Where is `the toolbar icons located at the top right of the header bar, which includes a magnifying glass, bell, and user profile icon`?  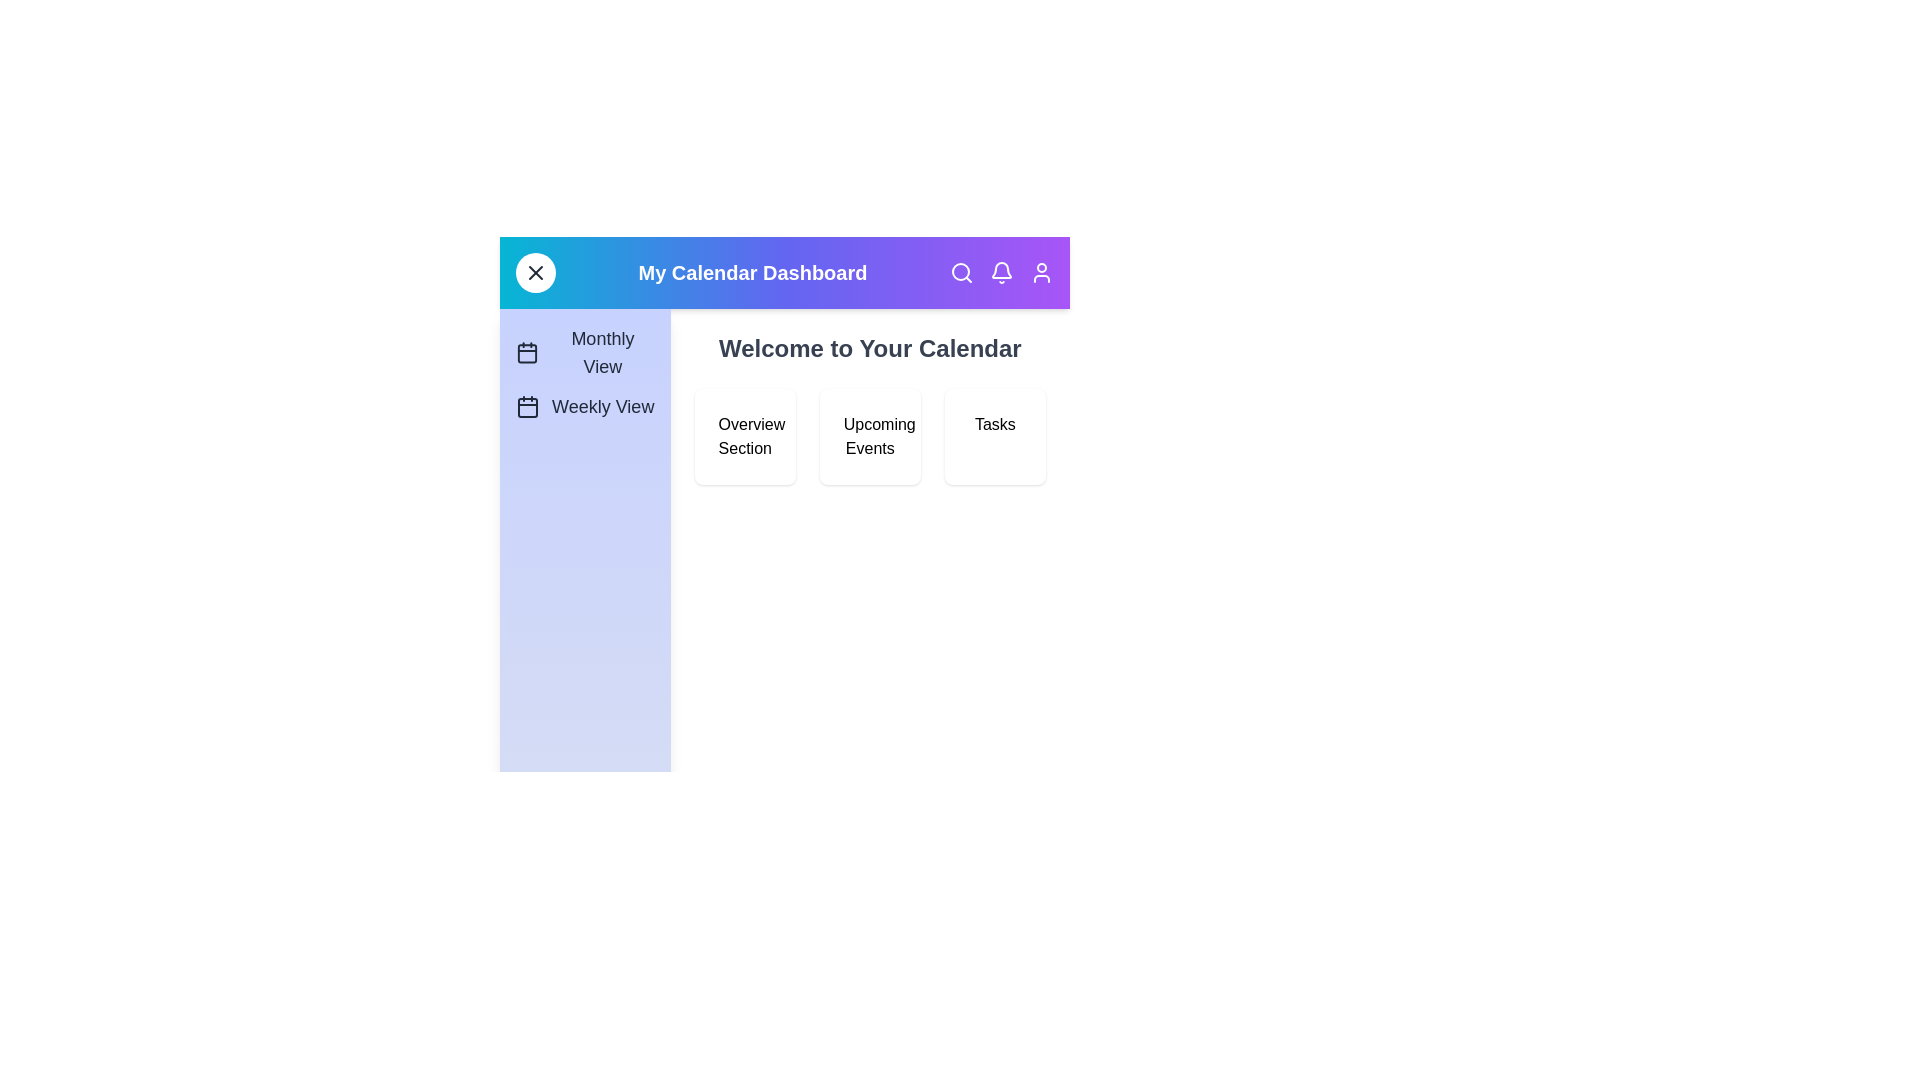
the toolbar icons located at the top right of the header bar, which includes a magnifying glass, bell, and user profile icon is located at coordinates (1001, 273).